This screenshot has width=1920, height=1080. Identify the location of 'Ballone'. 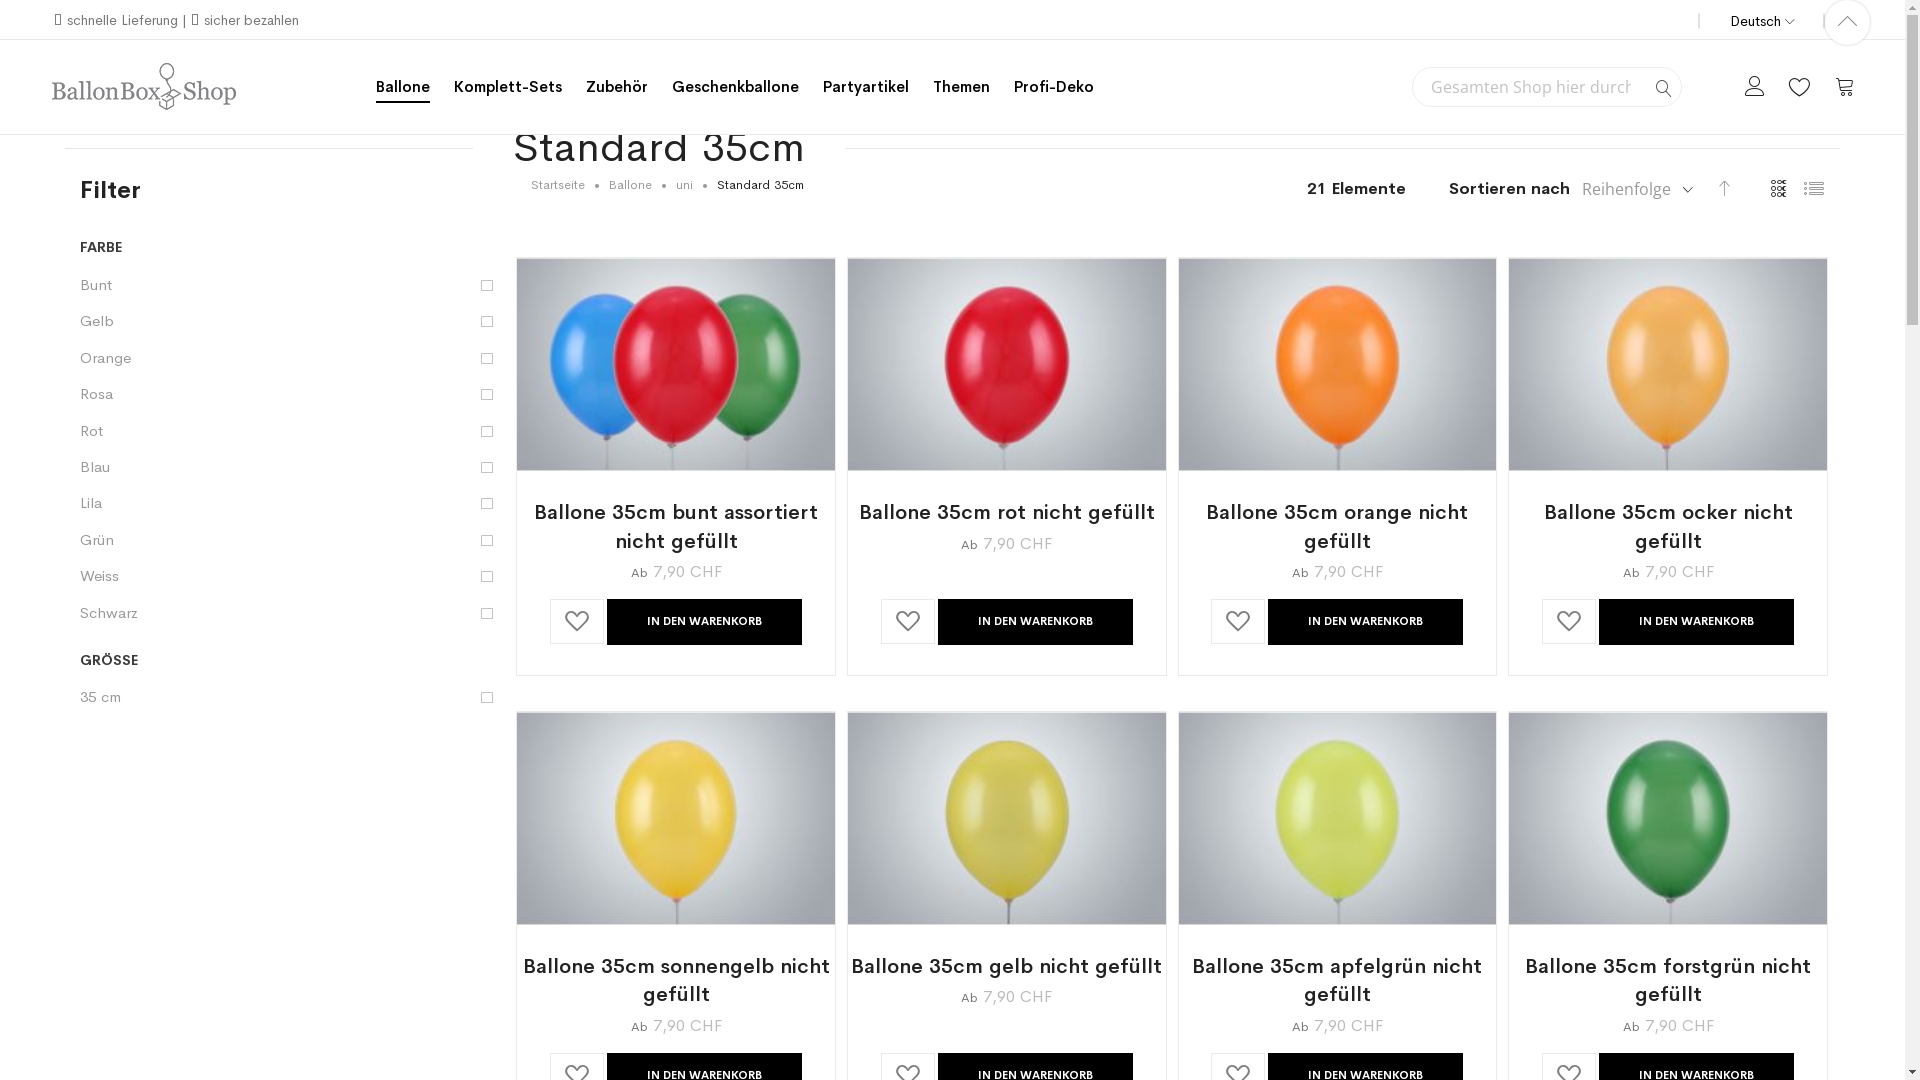
(629, 185).